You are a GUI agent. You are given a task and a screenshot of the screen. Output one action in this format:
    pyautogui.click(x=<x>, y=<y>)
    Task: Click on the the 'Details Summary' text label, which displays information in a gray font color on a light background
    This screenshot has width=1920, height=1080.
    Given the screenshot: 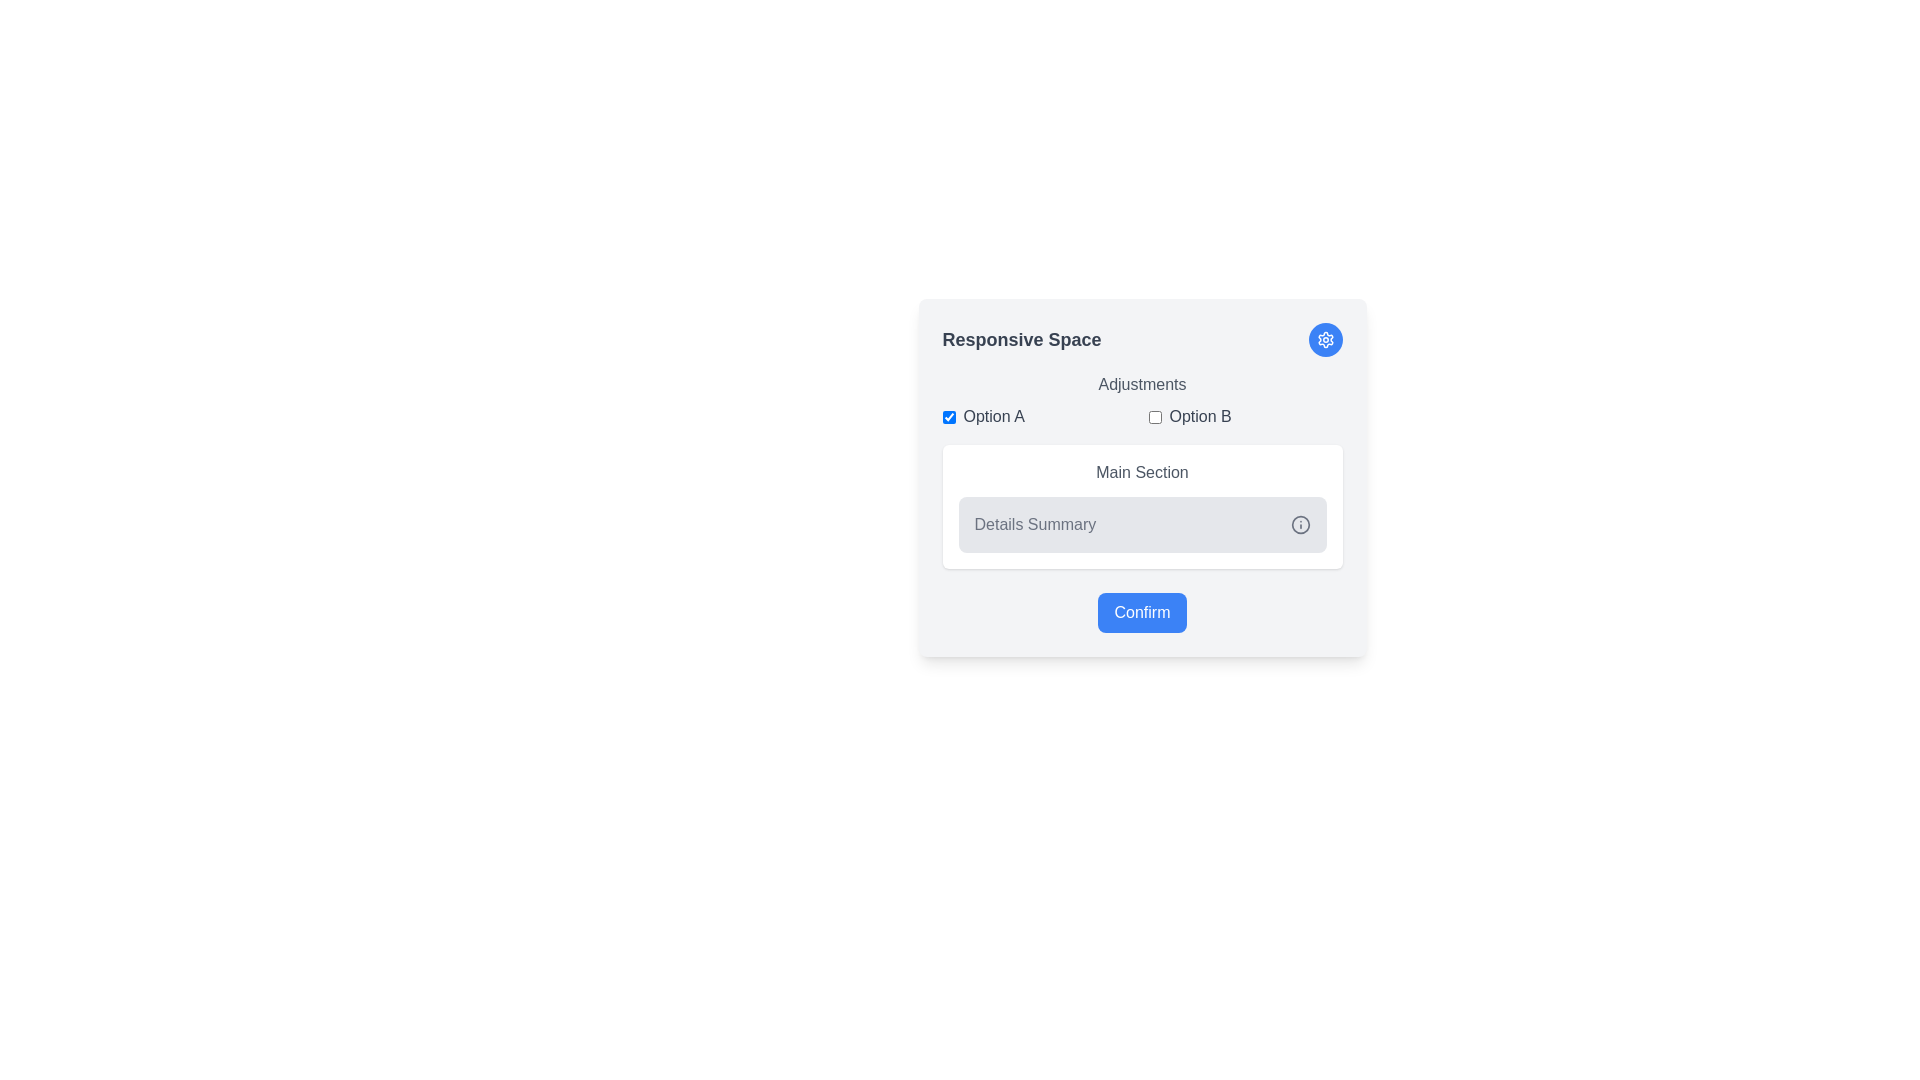 What is the action you would take?
    pyautogui.click(x=1035, y=523)
    